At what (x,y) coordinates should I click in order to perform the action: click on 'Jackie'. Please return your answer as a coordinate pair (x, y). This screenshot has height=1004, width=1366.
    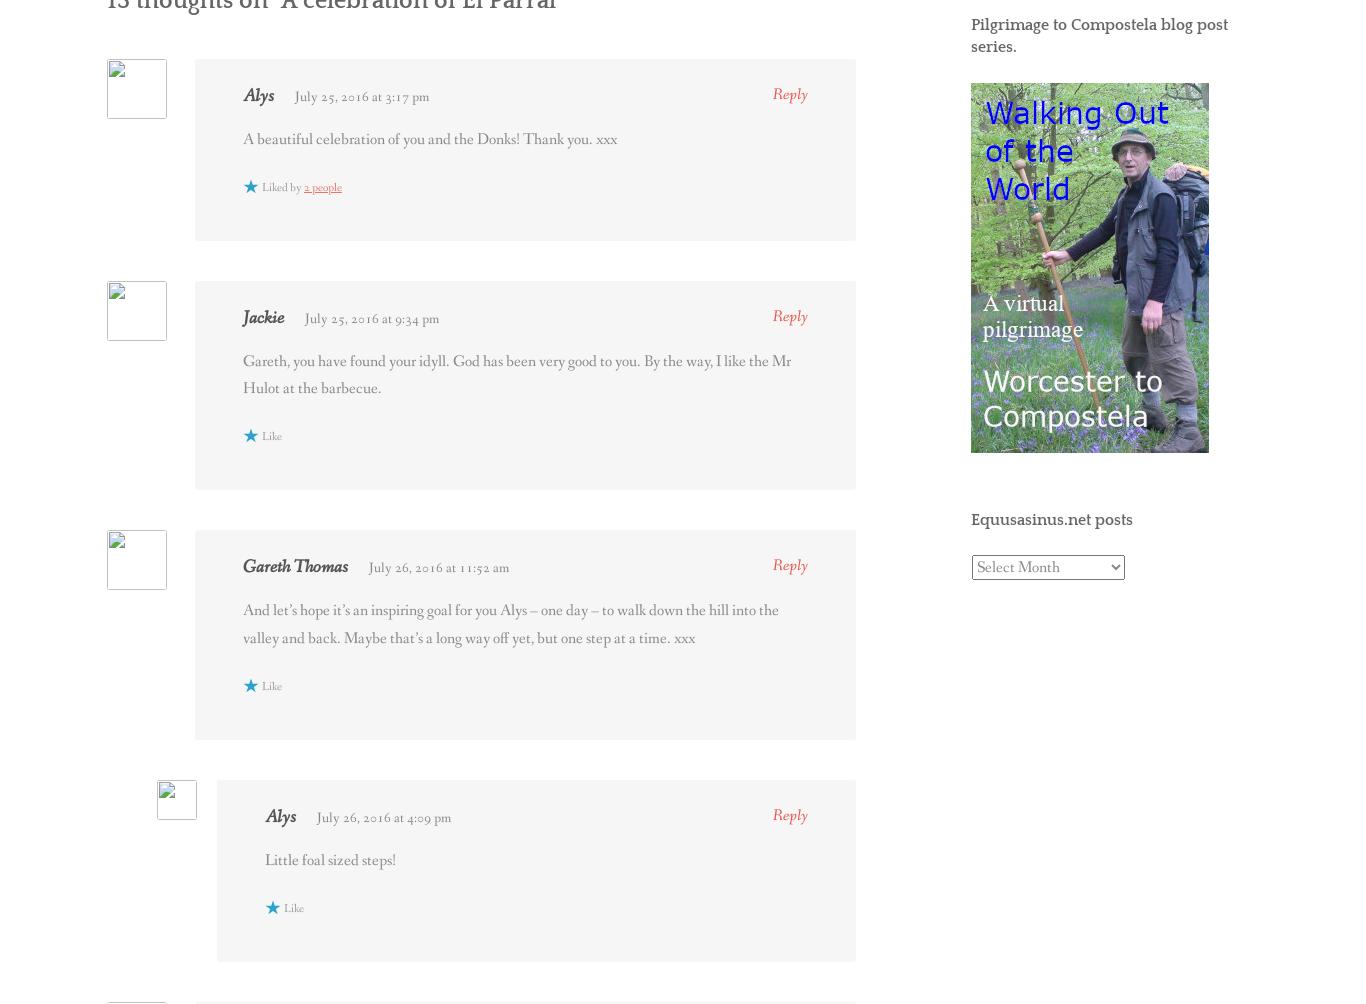
    Looking at the image, I should click on (263, 317).